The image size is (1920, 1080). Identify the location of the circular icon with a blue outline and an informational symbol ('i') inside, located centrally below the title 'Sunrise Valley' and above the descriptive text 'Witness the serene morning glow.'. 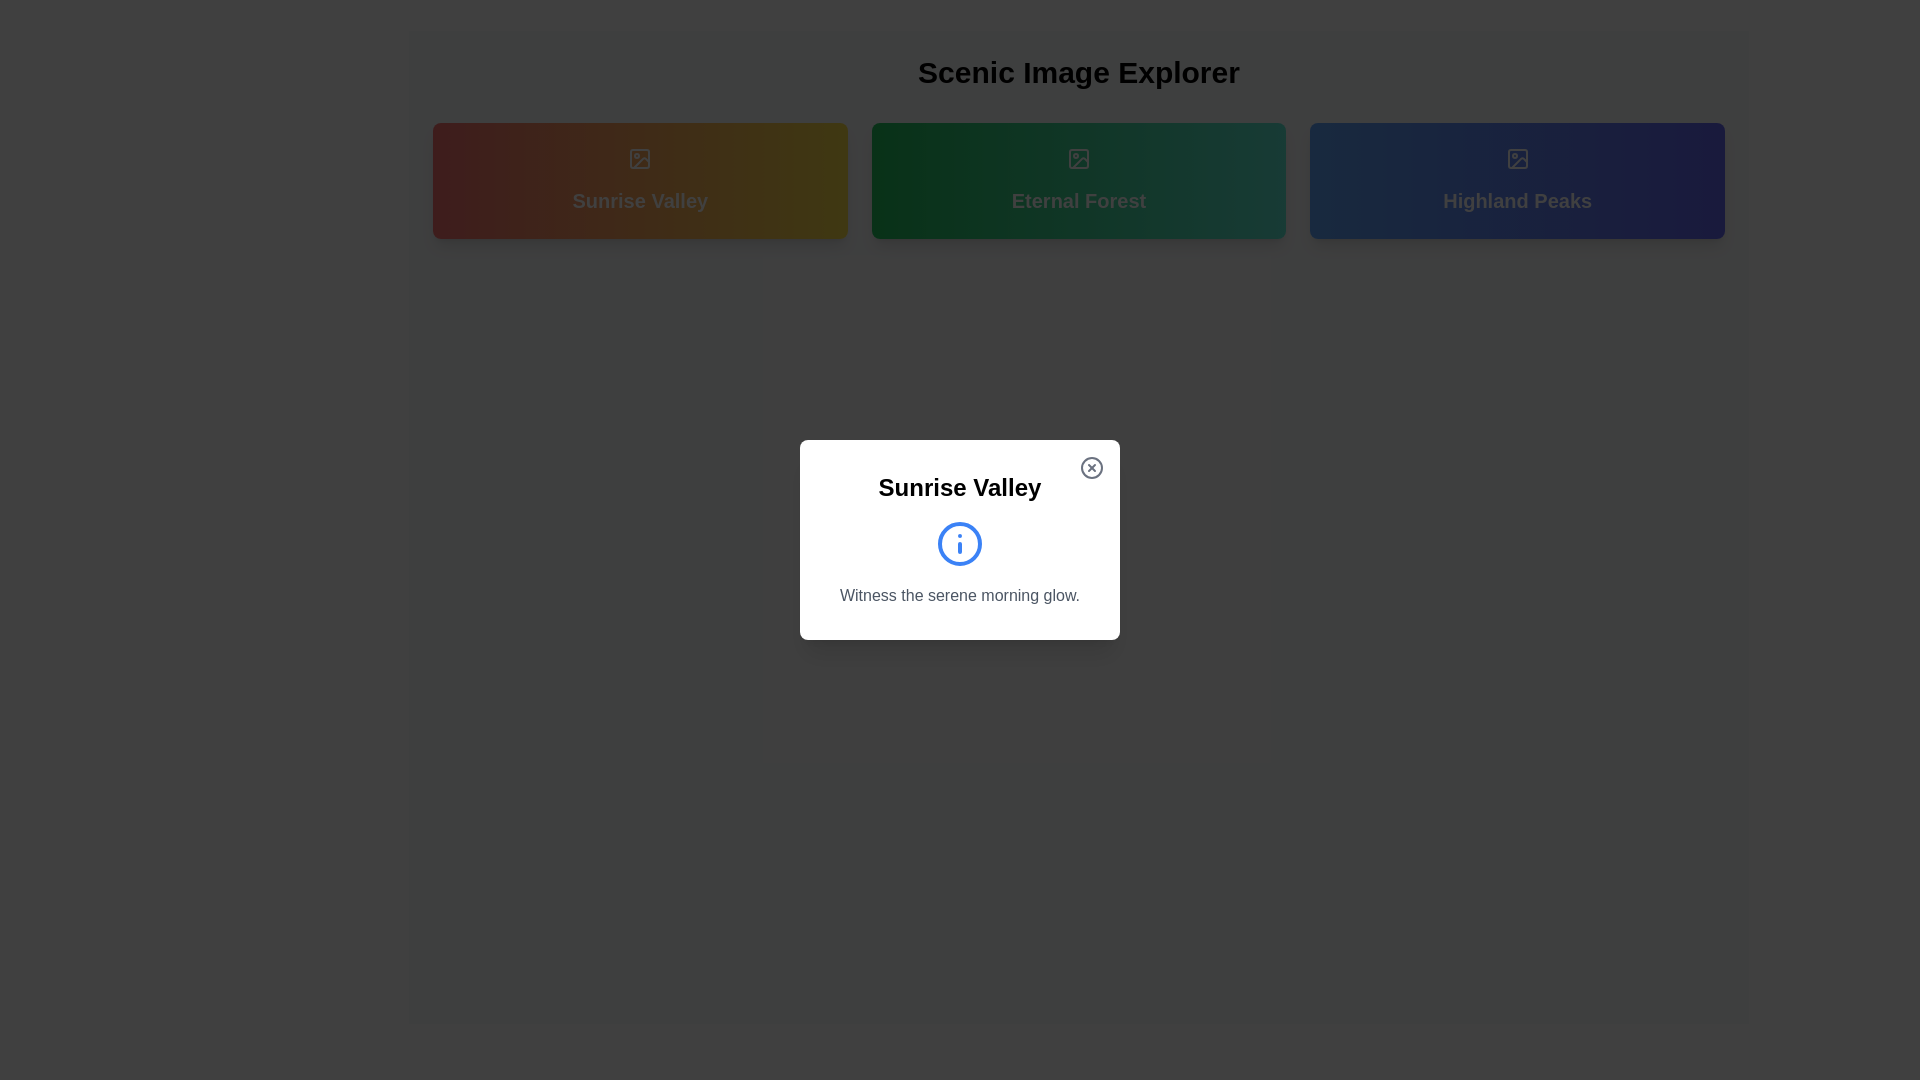
(960, 543).